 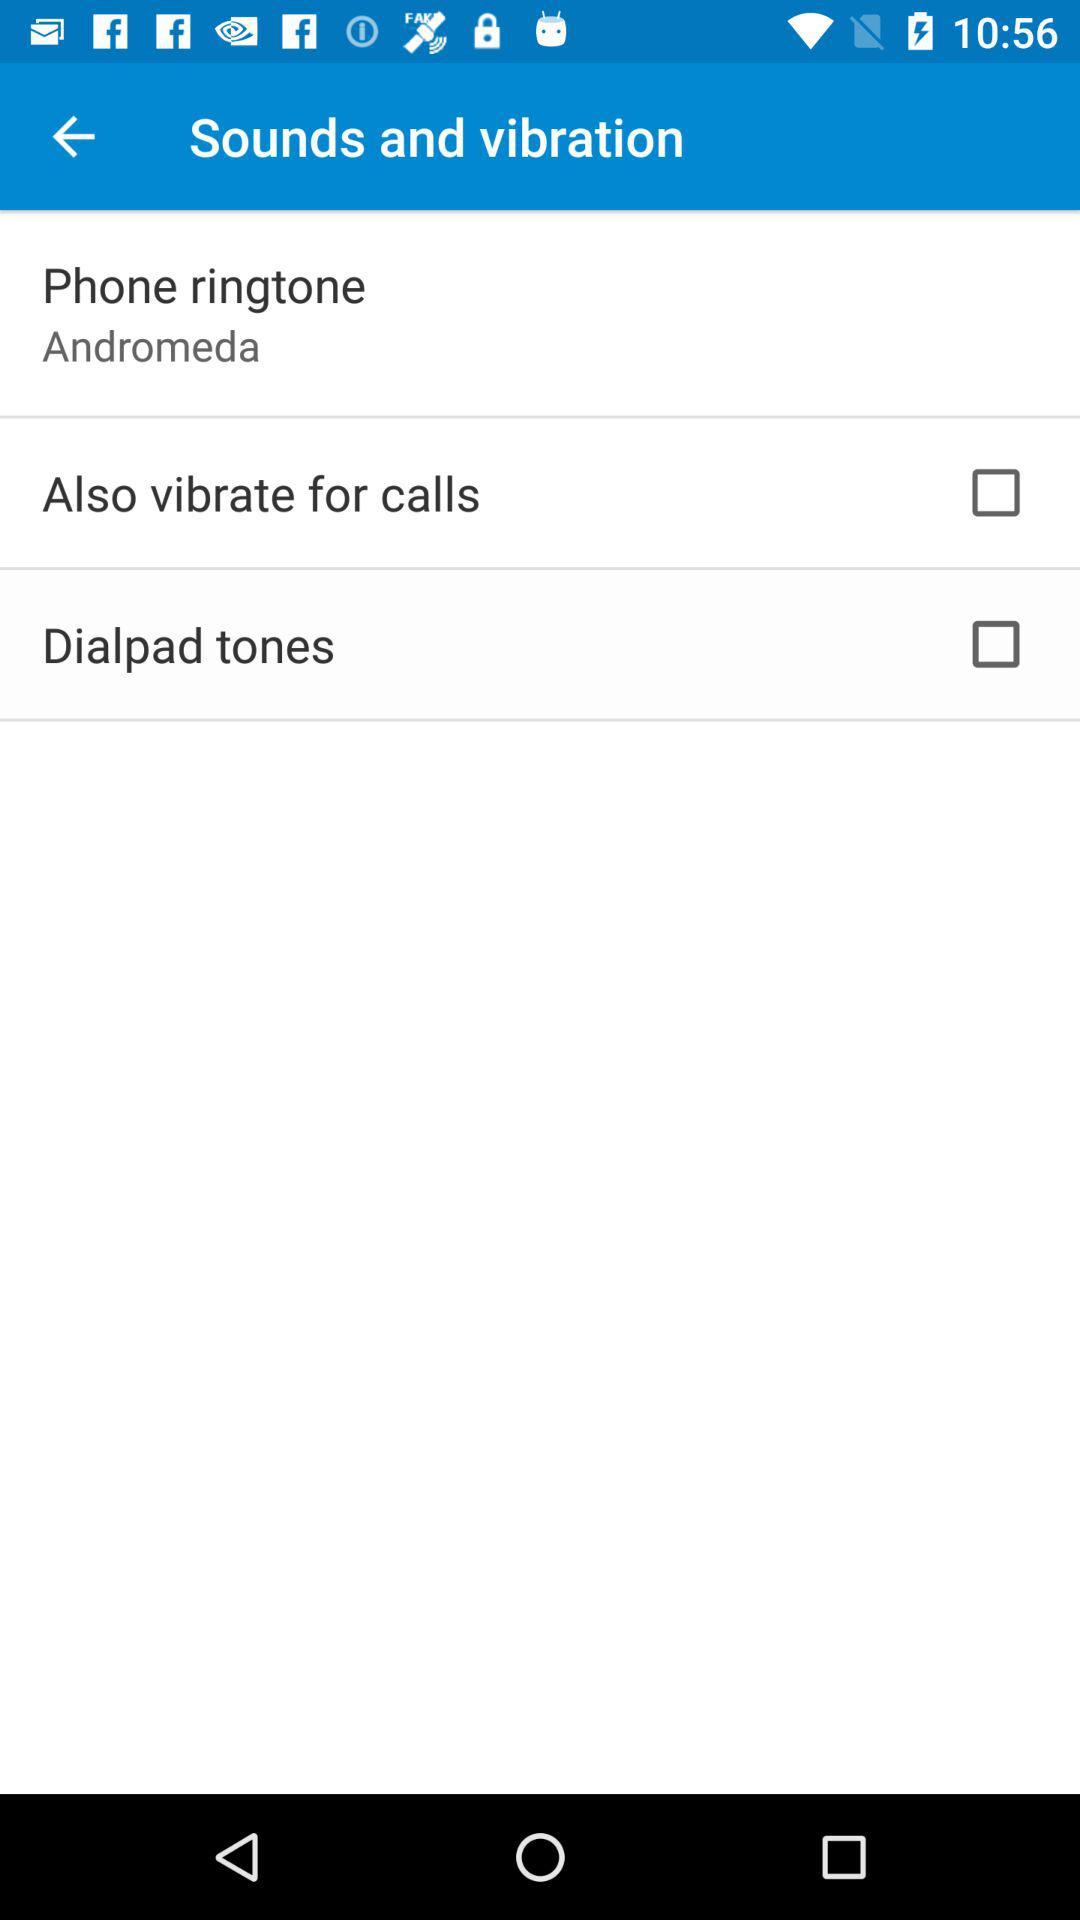 I want to click on icon above also vibrate for icon, so click(x=150, y=345).